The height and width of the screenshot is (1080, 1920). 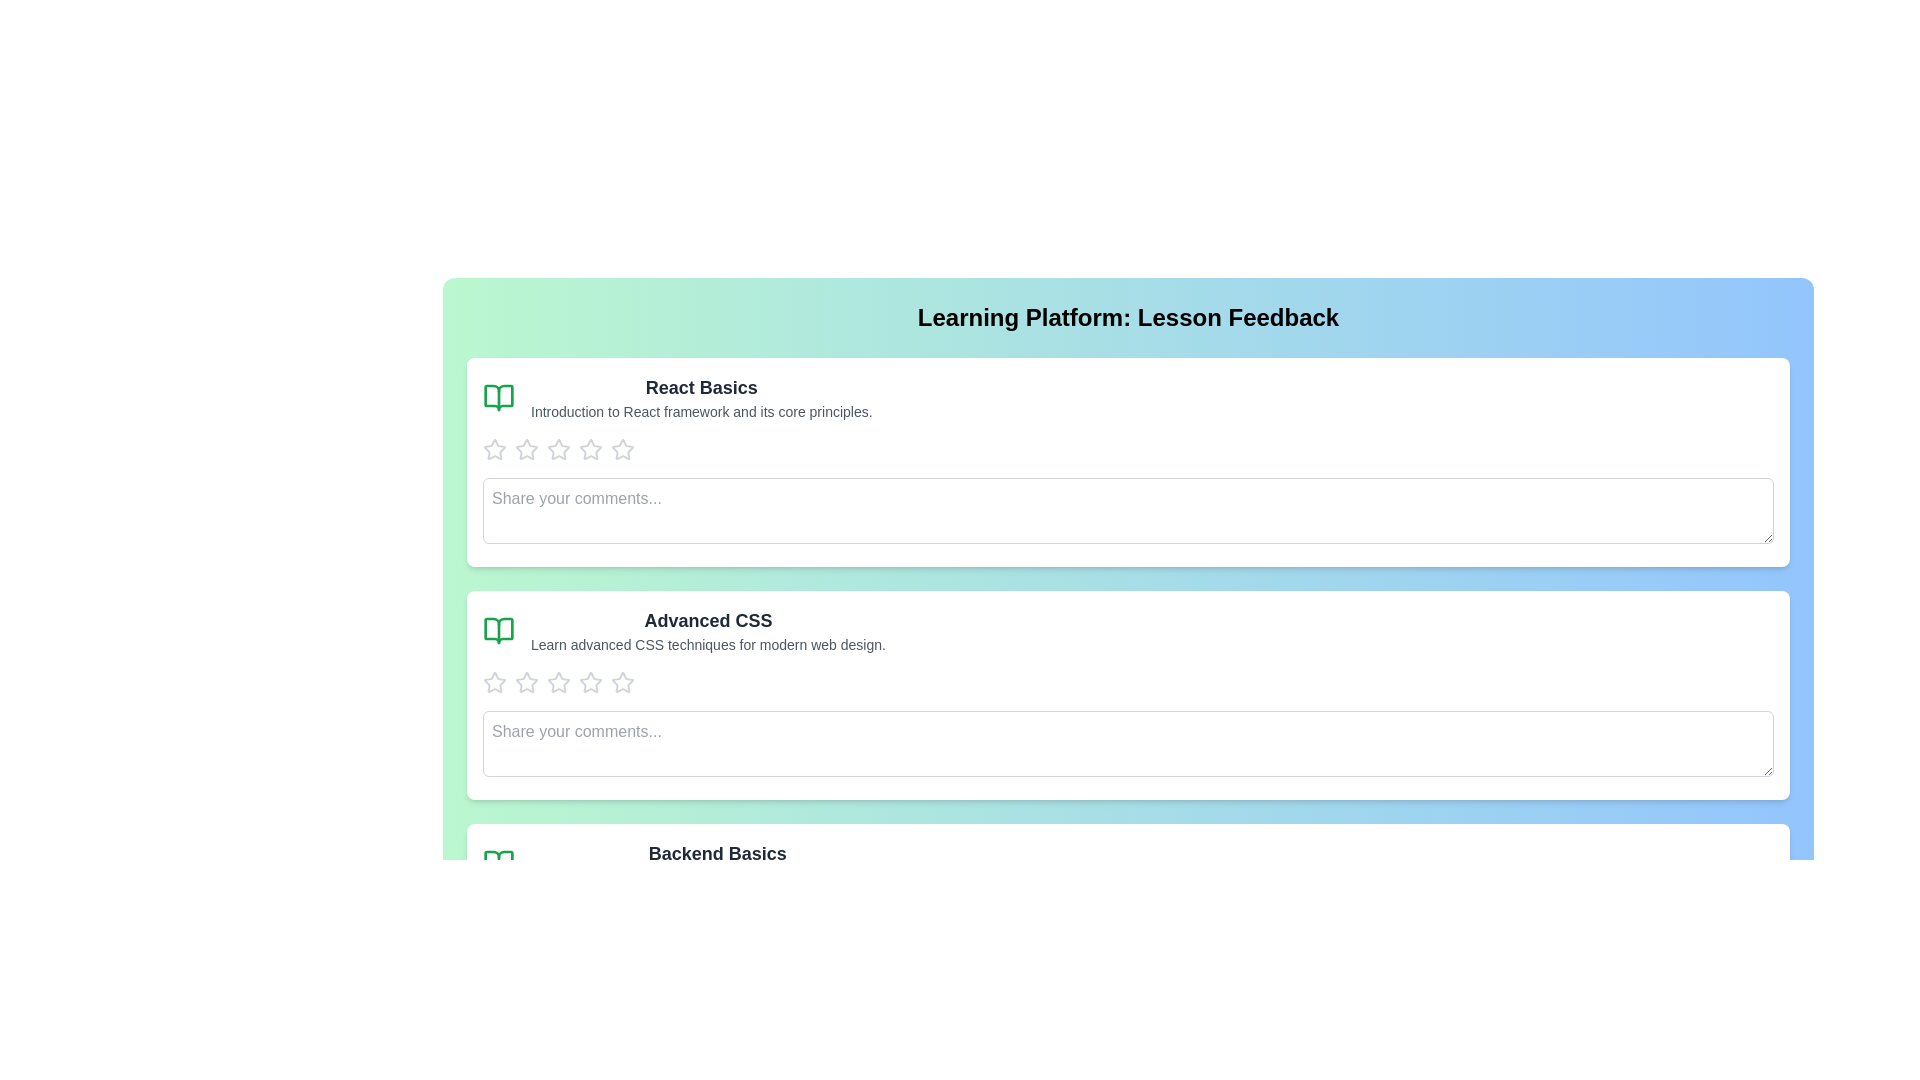 I want to click on the fourth star icon in the rating control under the 'React Basics' lesson heading, so click(x=558, y=450).